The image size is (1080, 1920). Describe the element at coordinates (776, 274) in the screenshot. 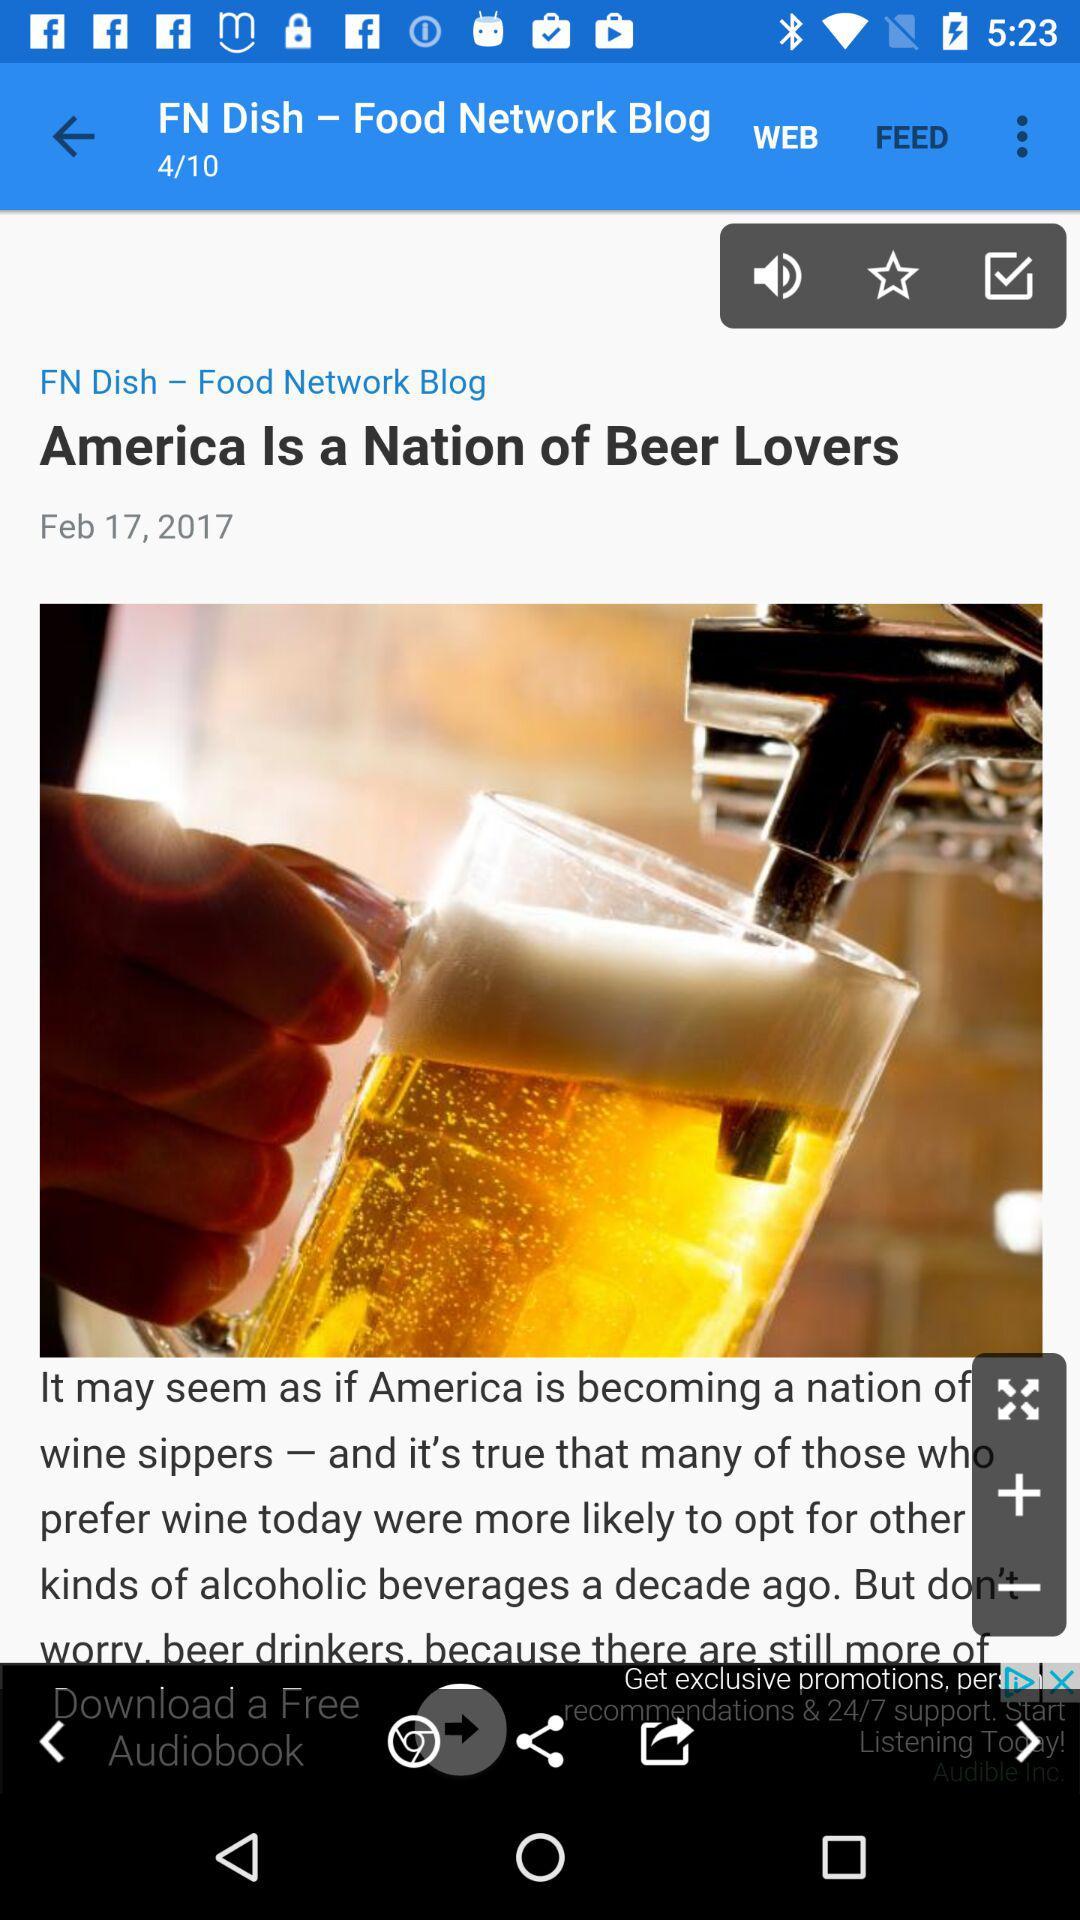

I see `sount` at that location.